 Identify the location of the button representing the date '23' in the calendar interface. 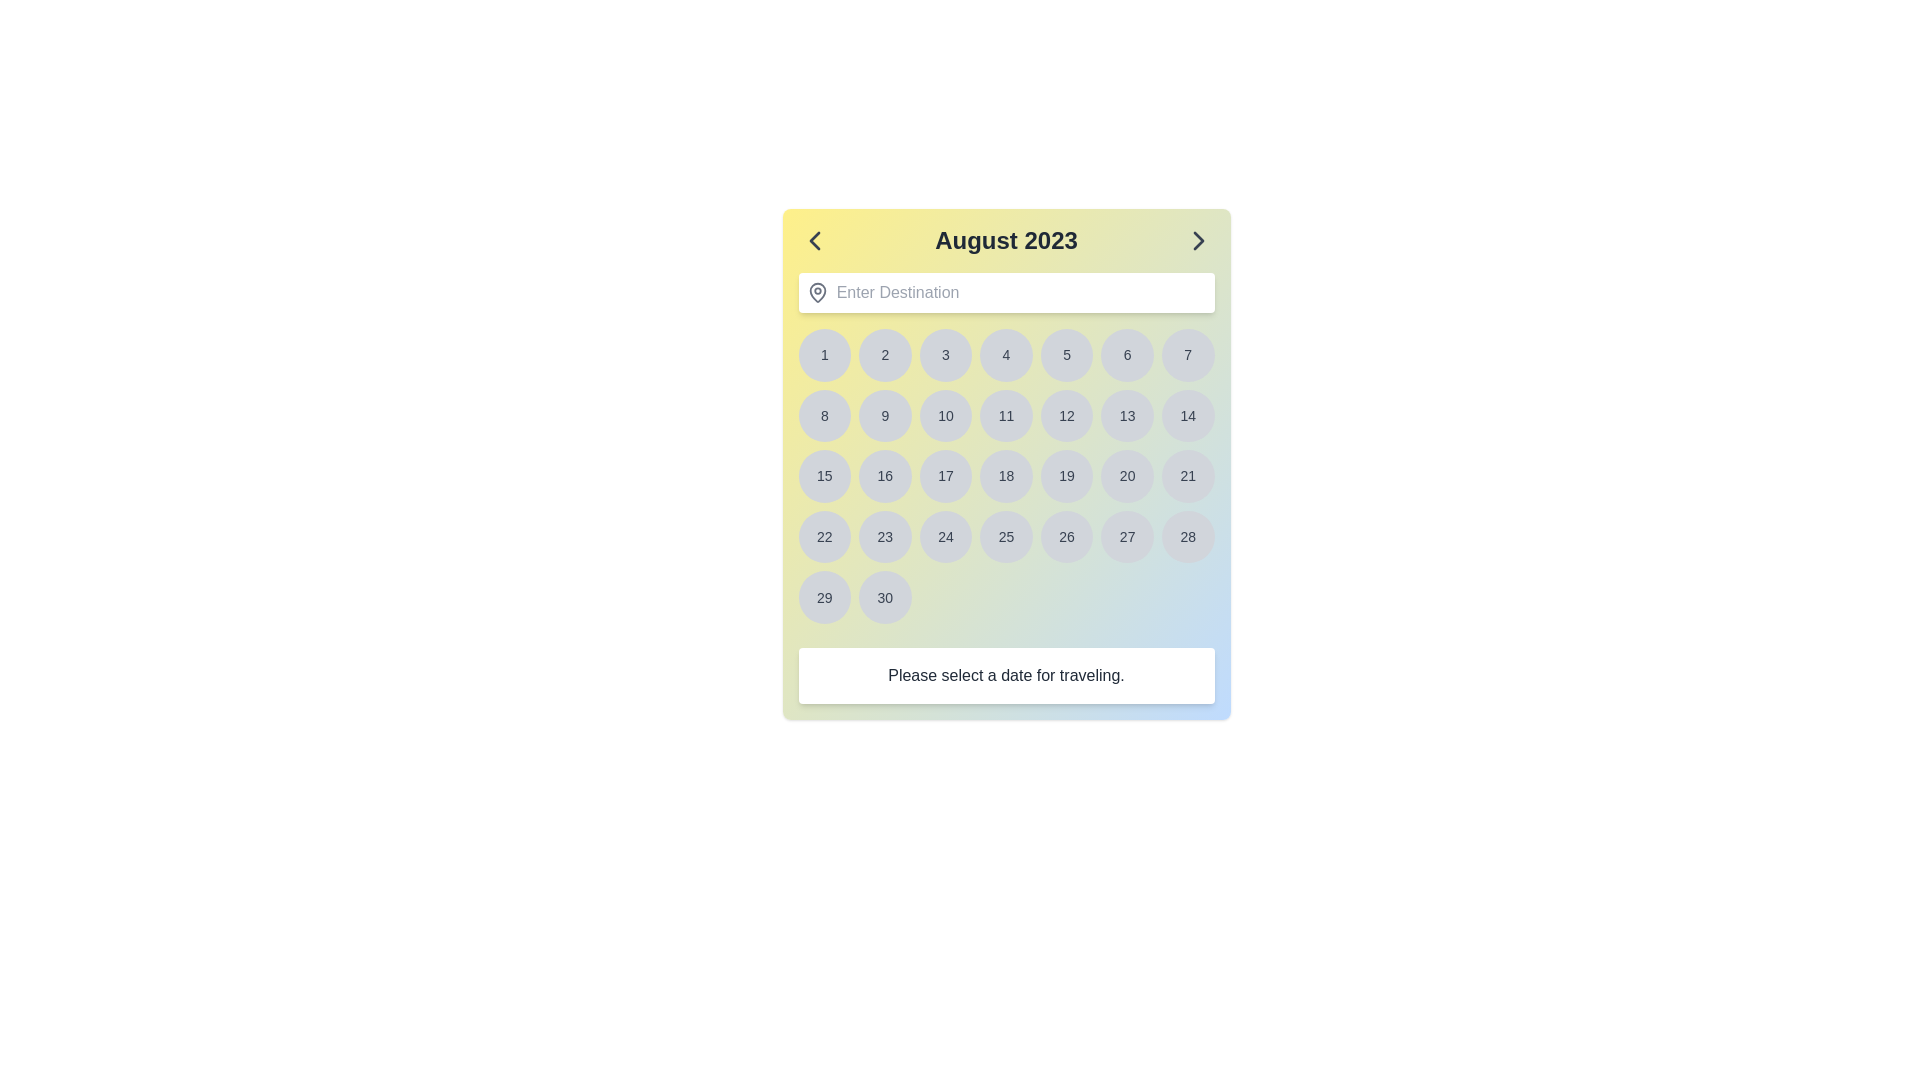
(884, 535).